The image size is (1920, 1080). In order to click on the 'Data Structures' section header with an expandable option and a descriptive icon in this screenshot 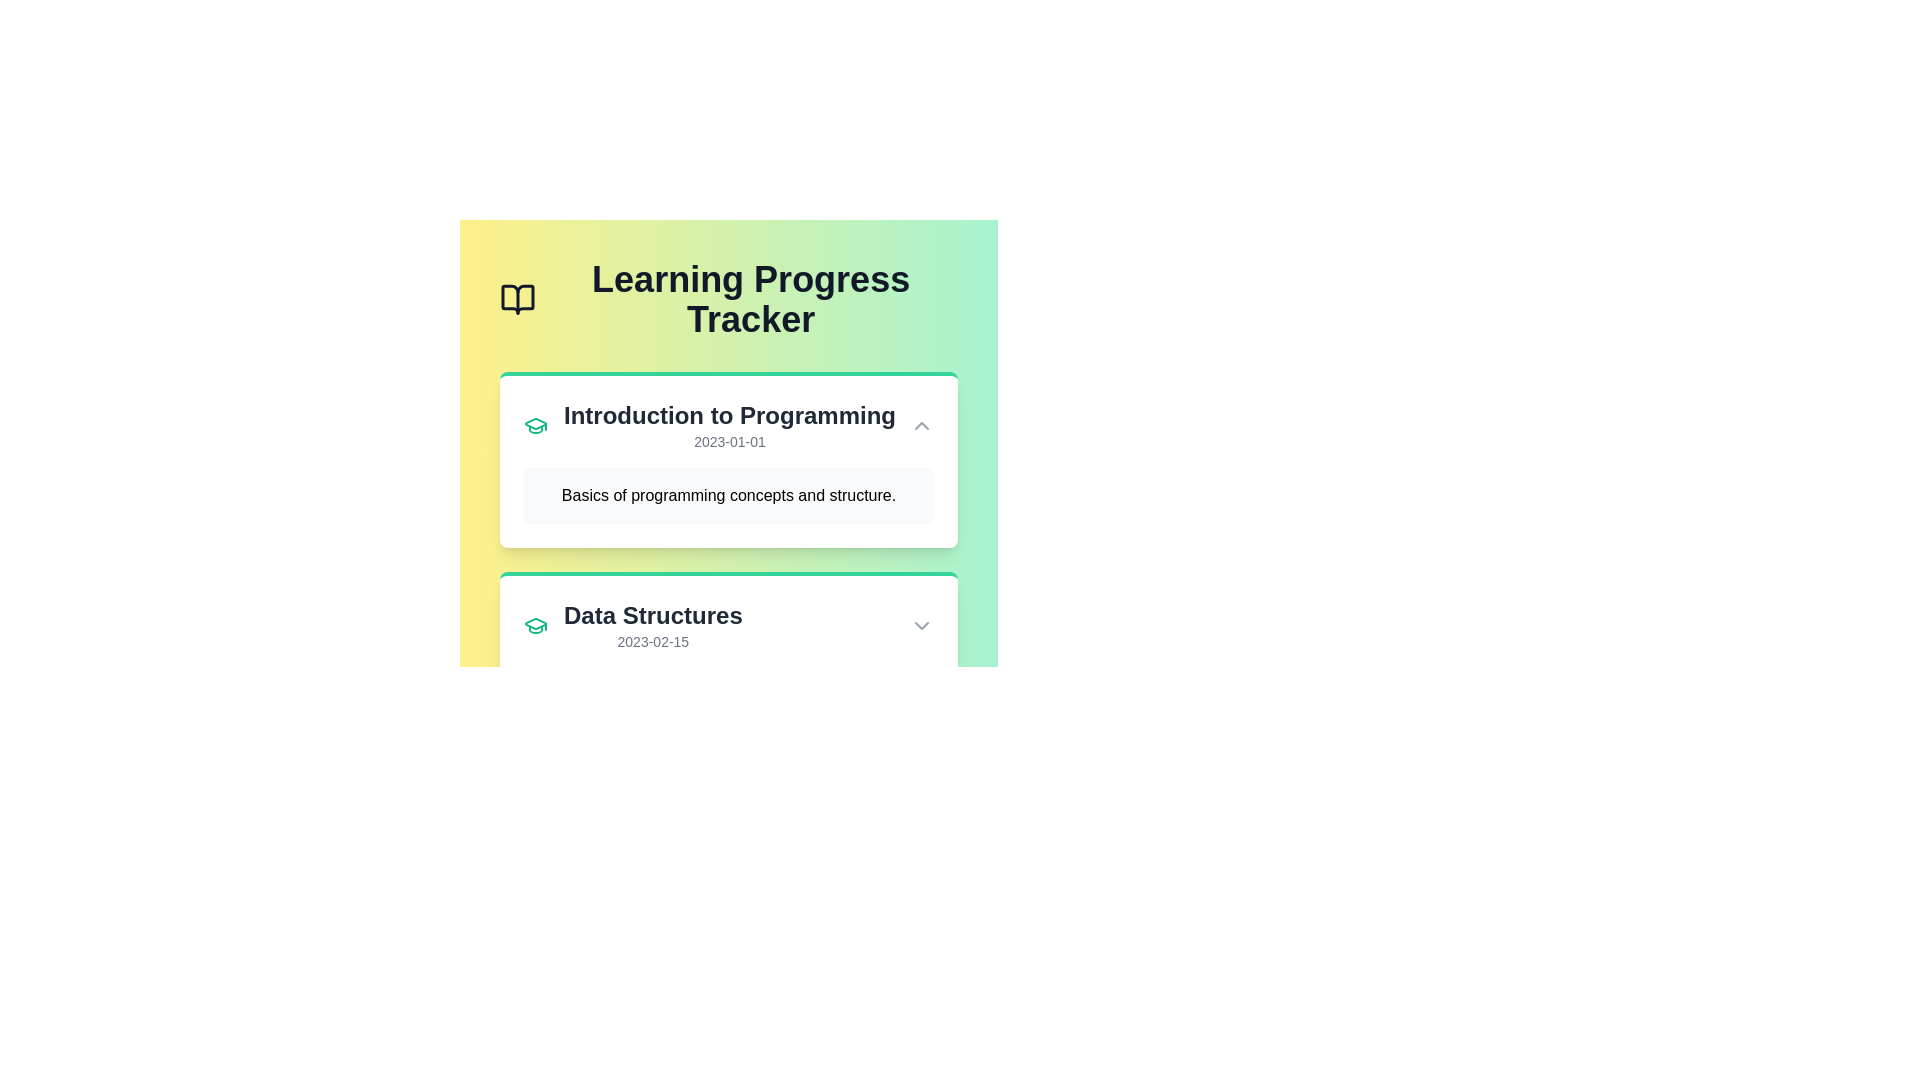, I will do `click(728, 624)`.